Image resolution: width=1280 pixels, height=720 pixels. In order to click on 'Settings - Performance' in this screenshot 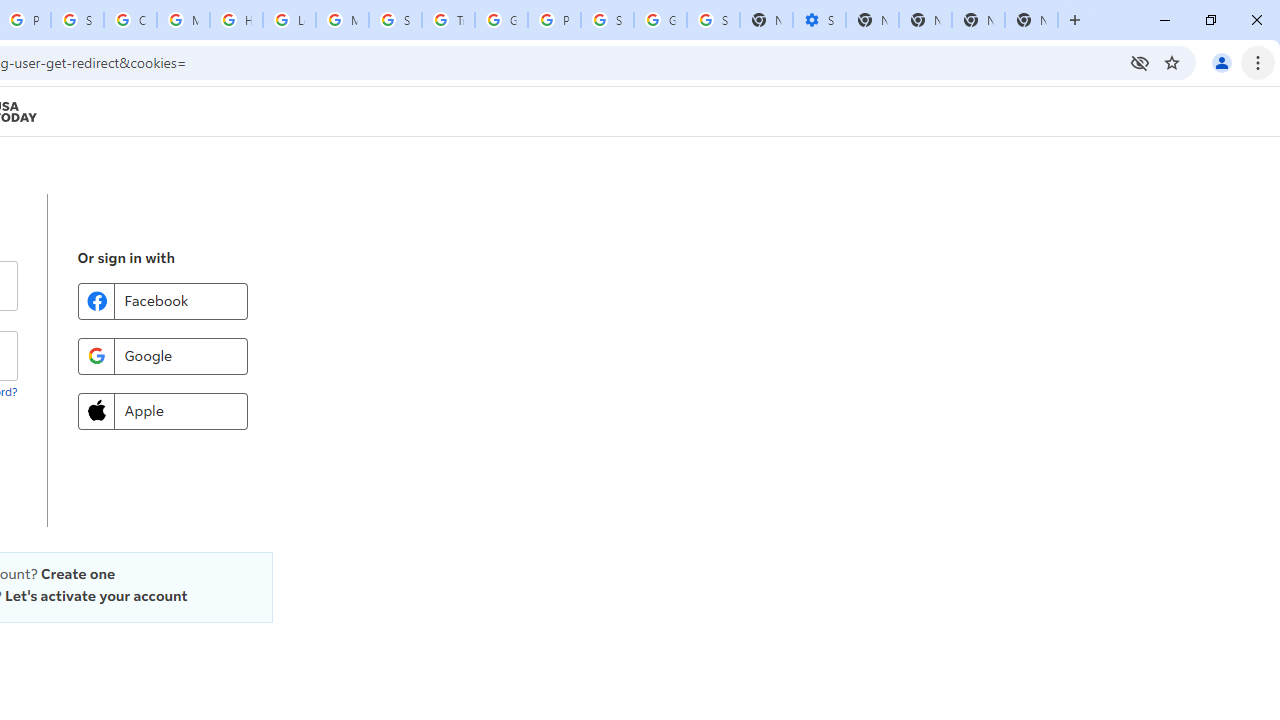, I will do `click(819, 20)`.